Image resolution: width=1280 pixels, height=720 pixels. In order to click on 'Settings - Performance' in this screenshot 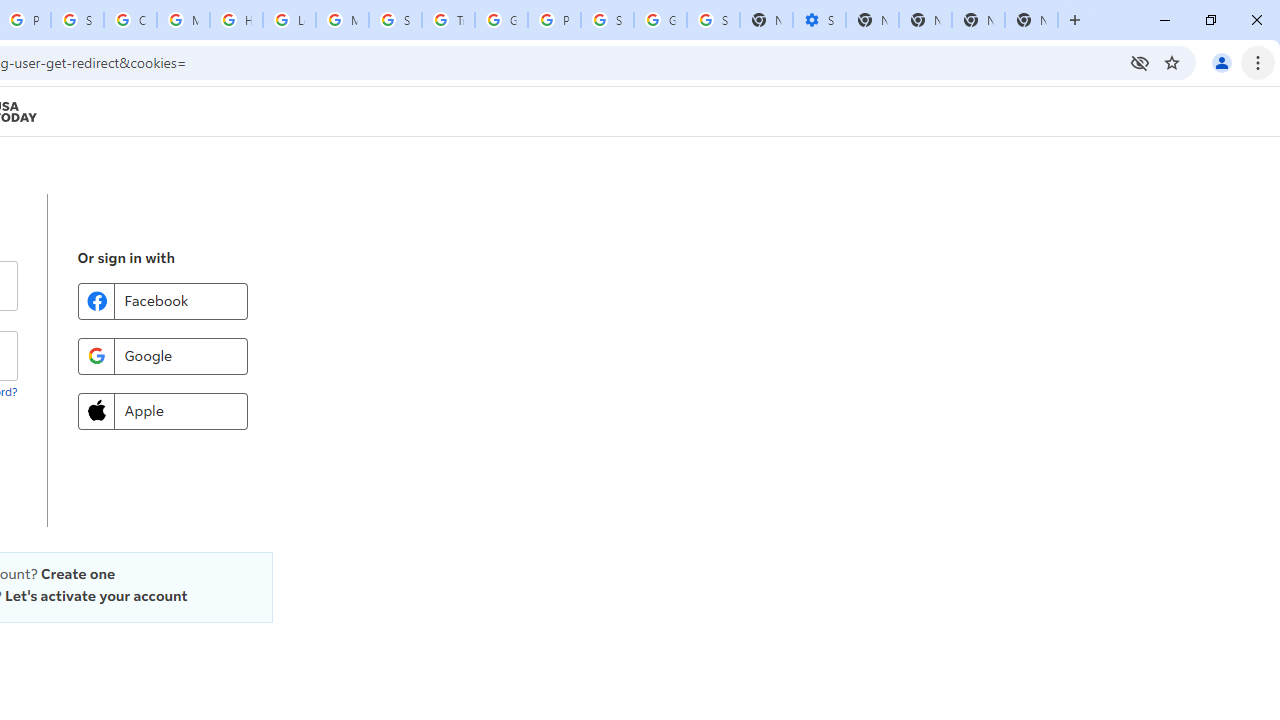, I will do `click(819, 20)`.